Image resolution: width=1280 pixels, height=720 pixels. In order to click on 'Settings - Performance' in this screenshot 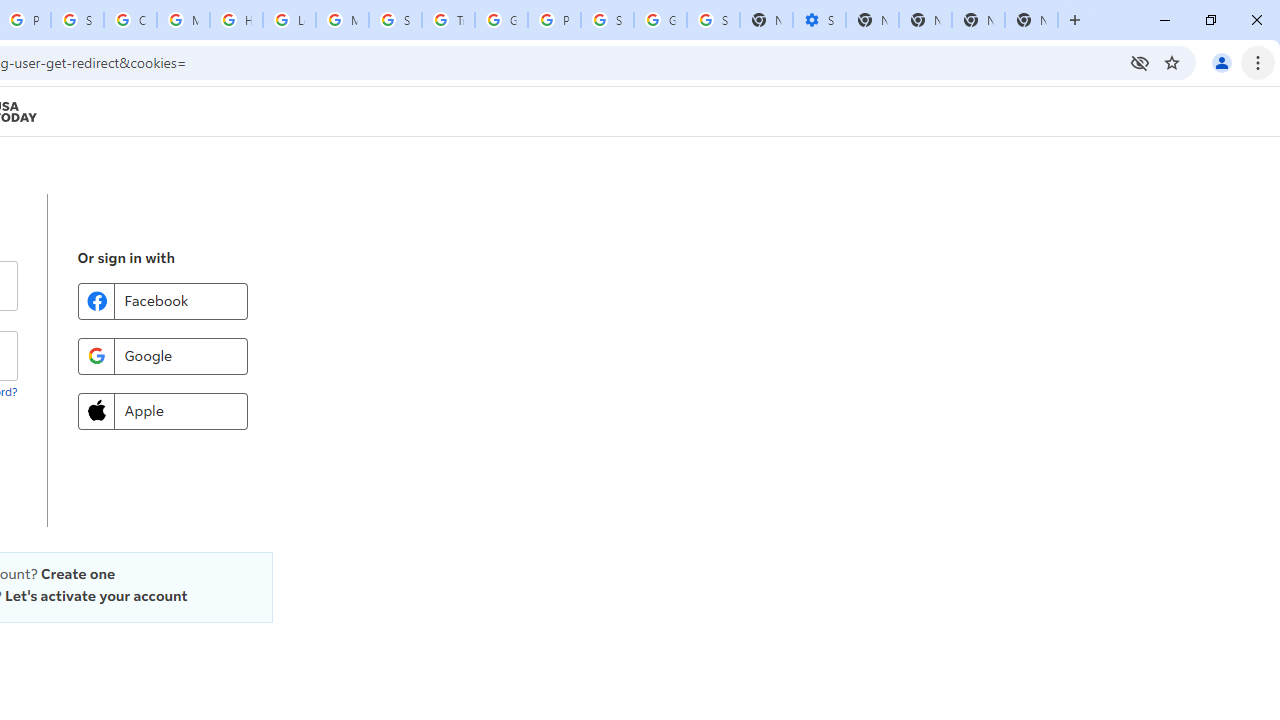, I will do `click(819, 20)`.